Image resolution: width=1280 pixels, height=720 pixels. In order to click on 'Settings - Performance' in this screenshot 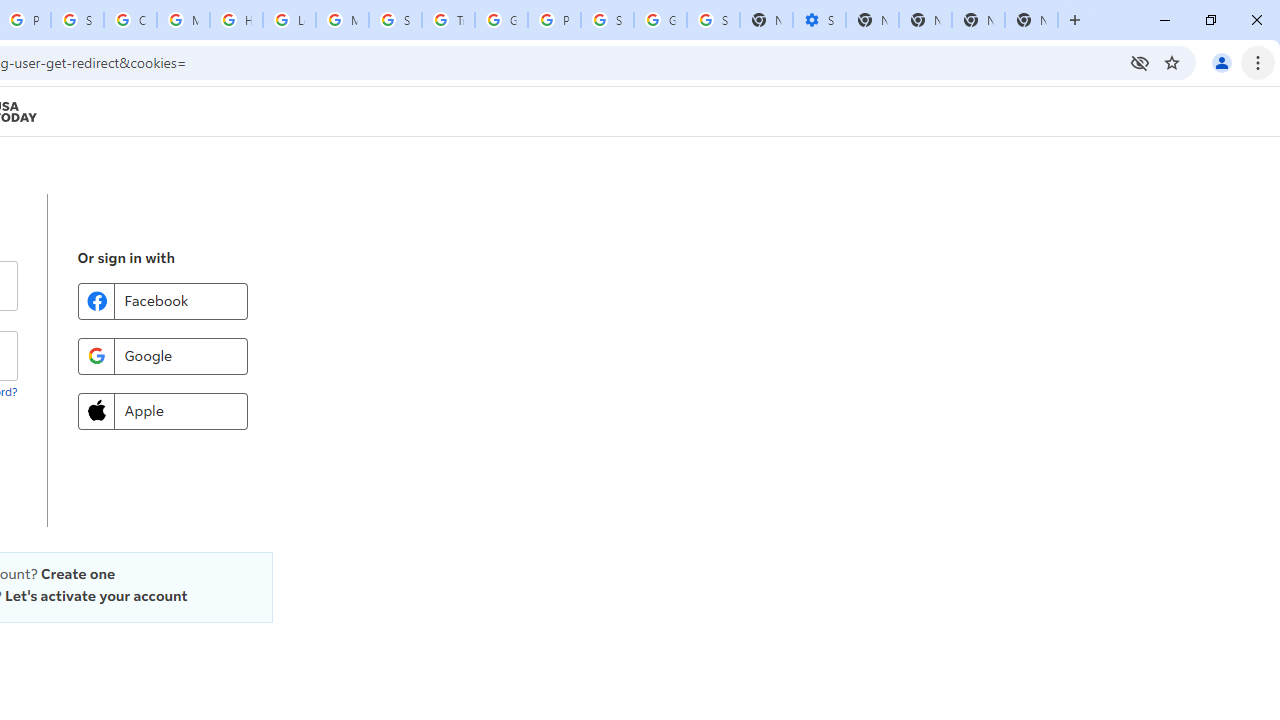, I will do `click(819, 20)`.